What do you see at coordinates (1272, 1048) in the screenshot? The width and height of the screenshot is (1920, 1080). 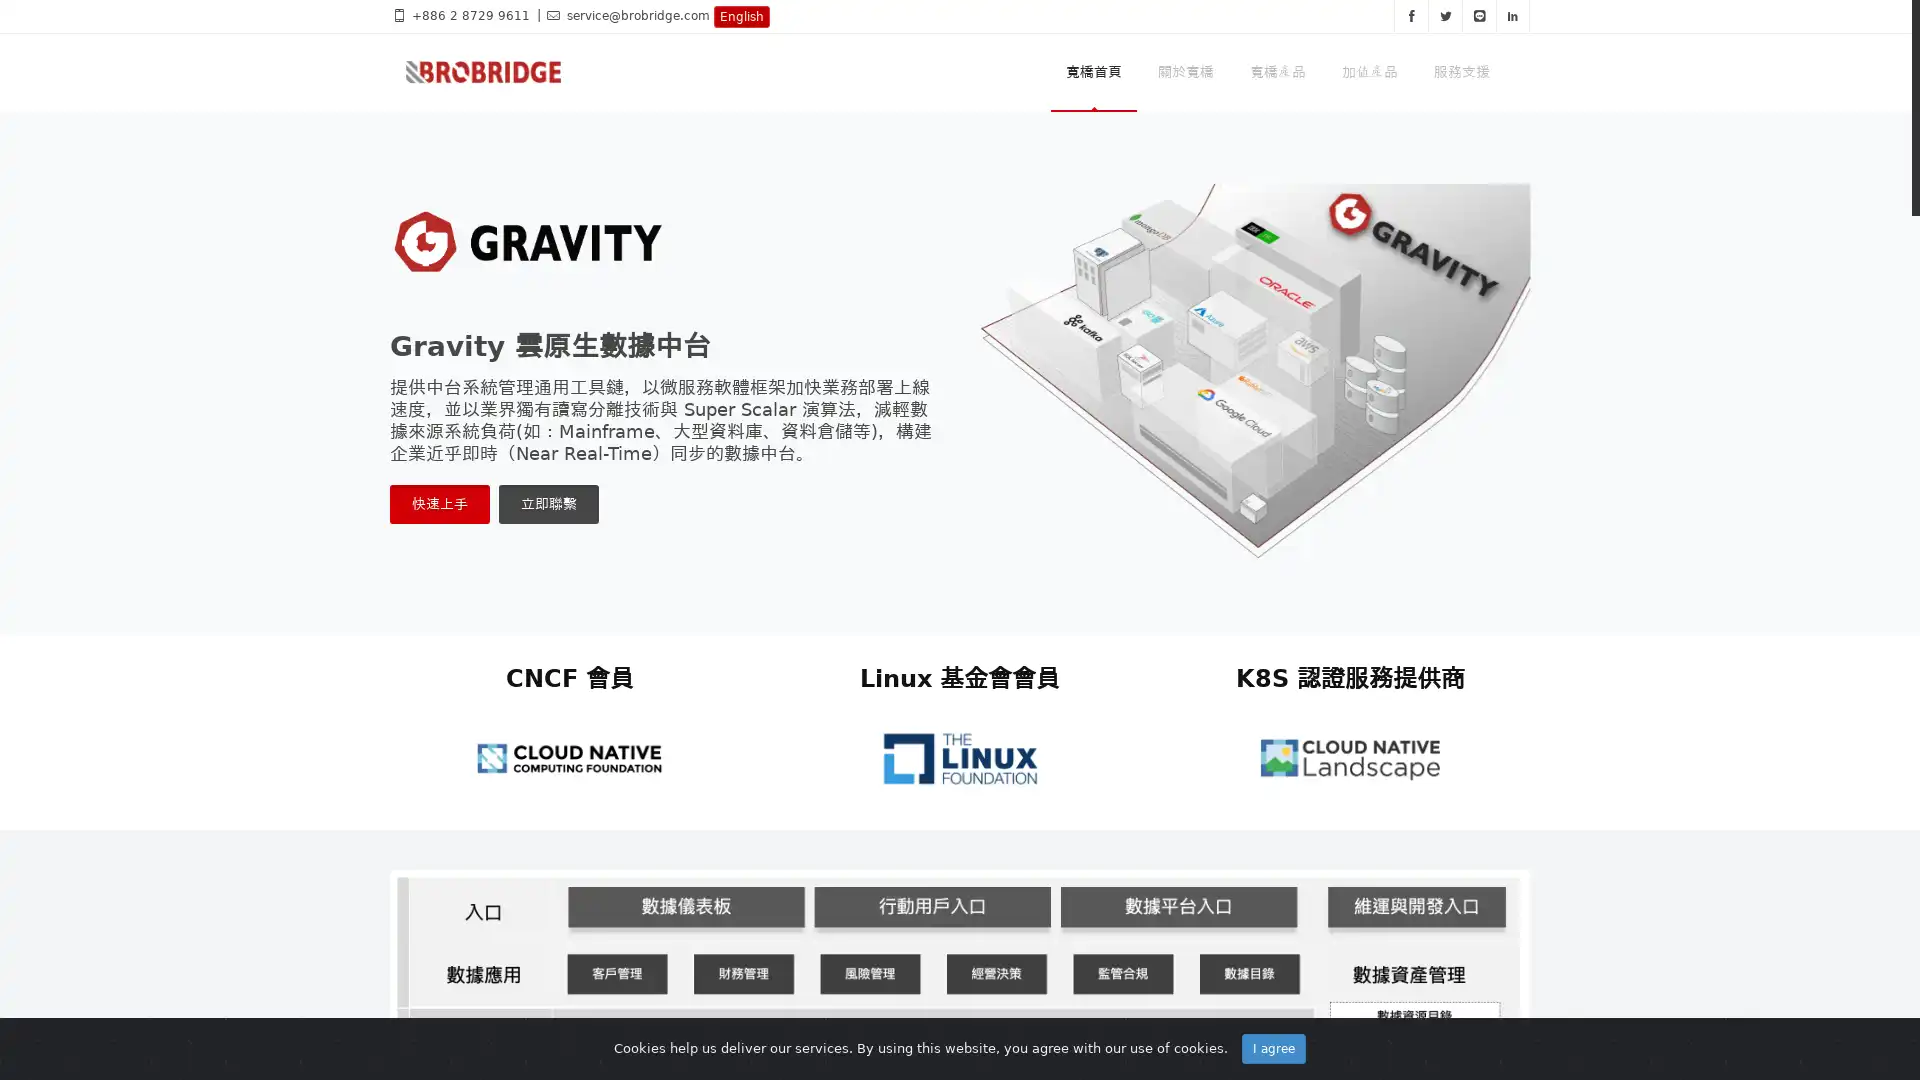 I see `I agree` at bounding box center [1272, 1048].